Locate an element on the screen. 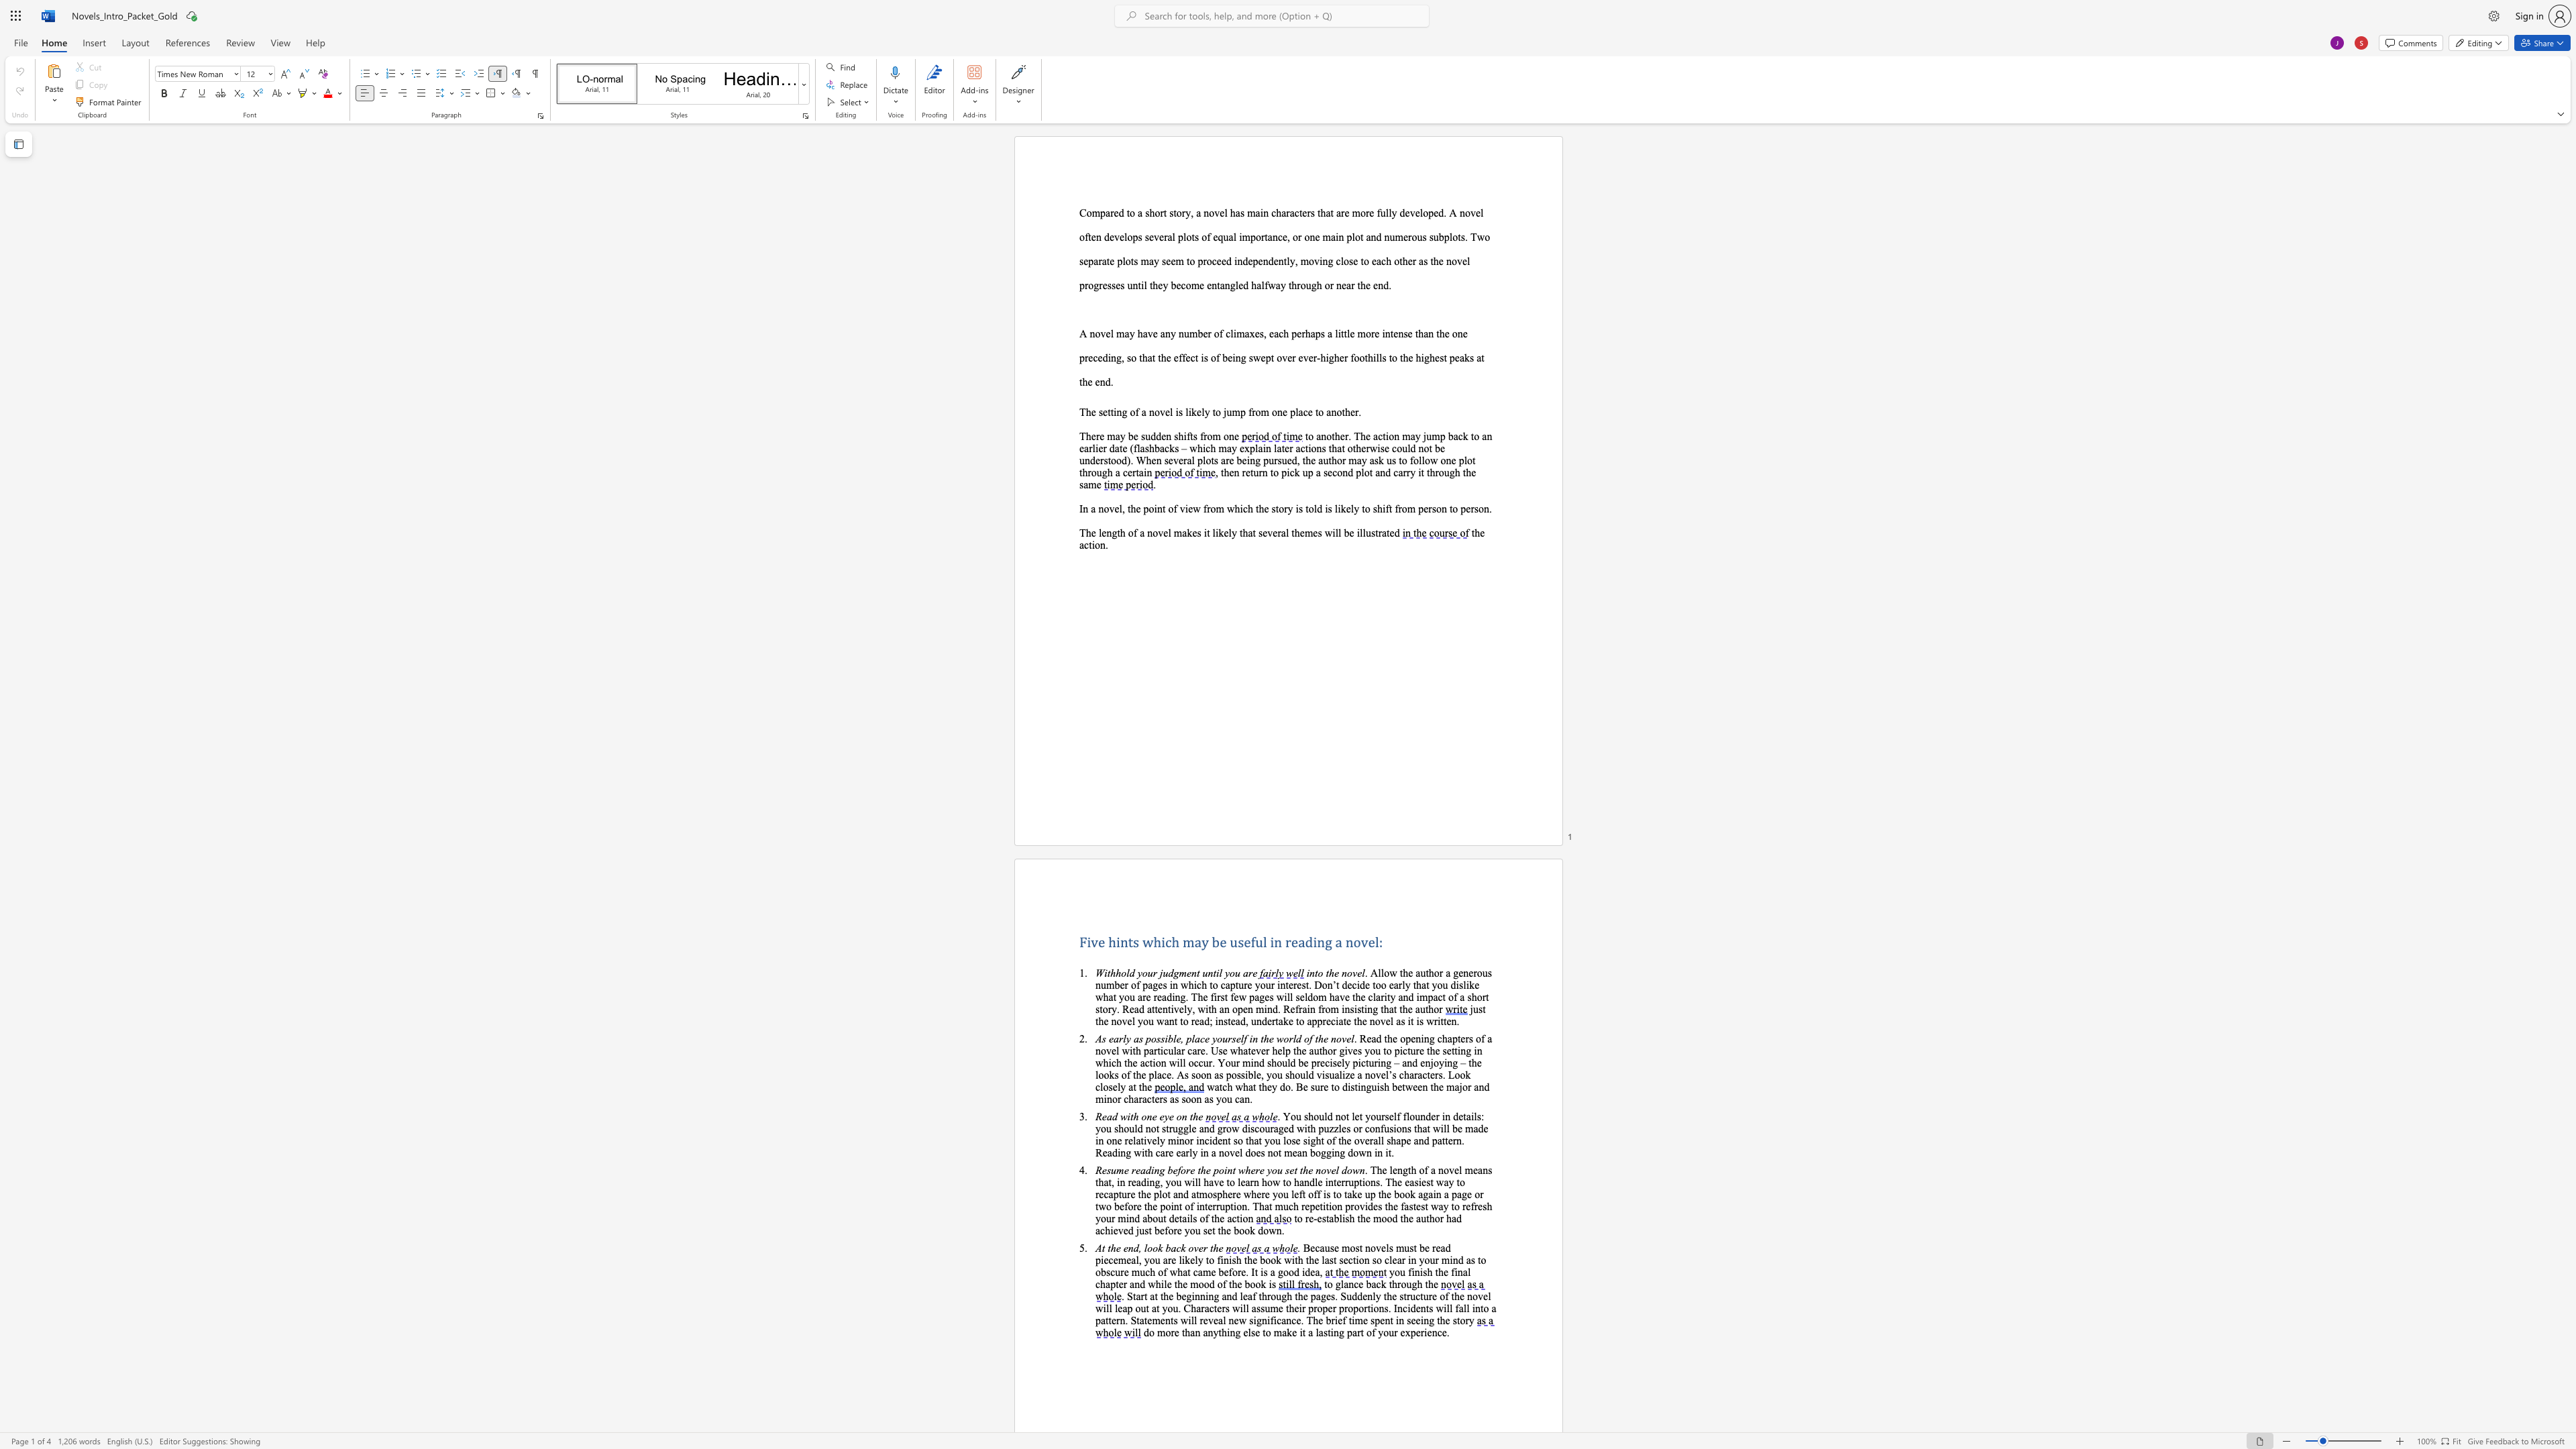  the subset text "separate plots may s" within the text "subplots. Two separate plots may seem to" is located at coordinates (1079, 260).